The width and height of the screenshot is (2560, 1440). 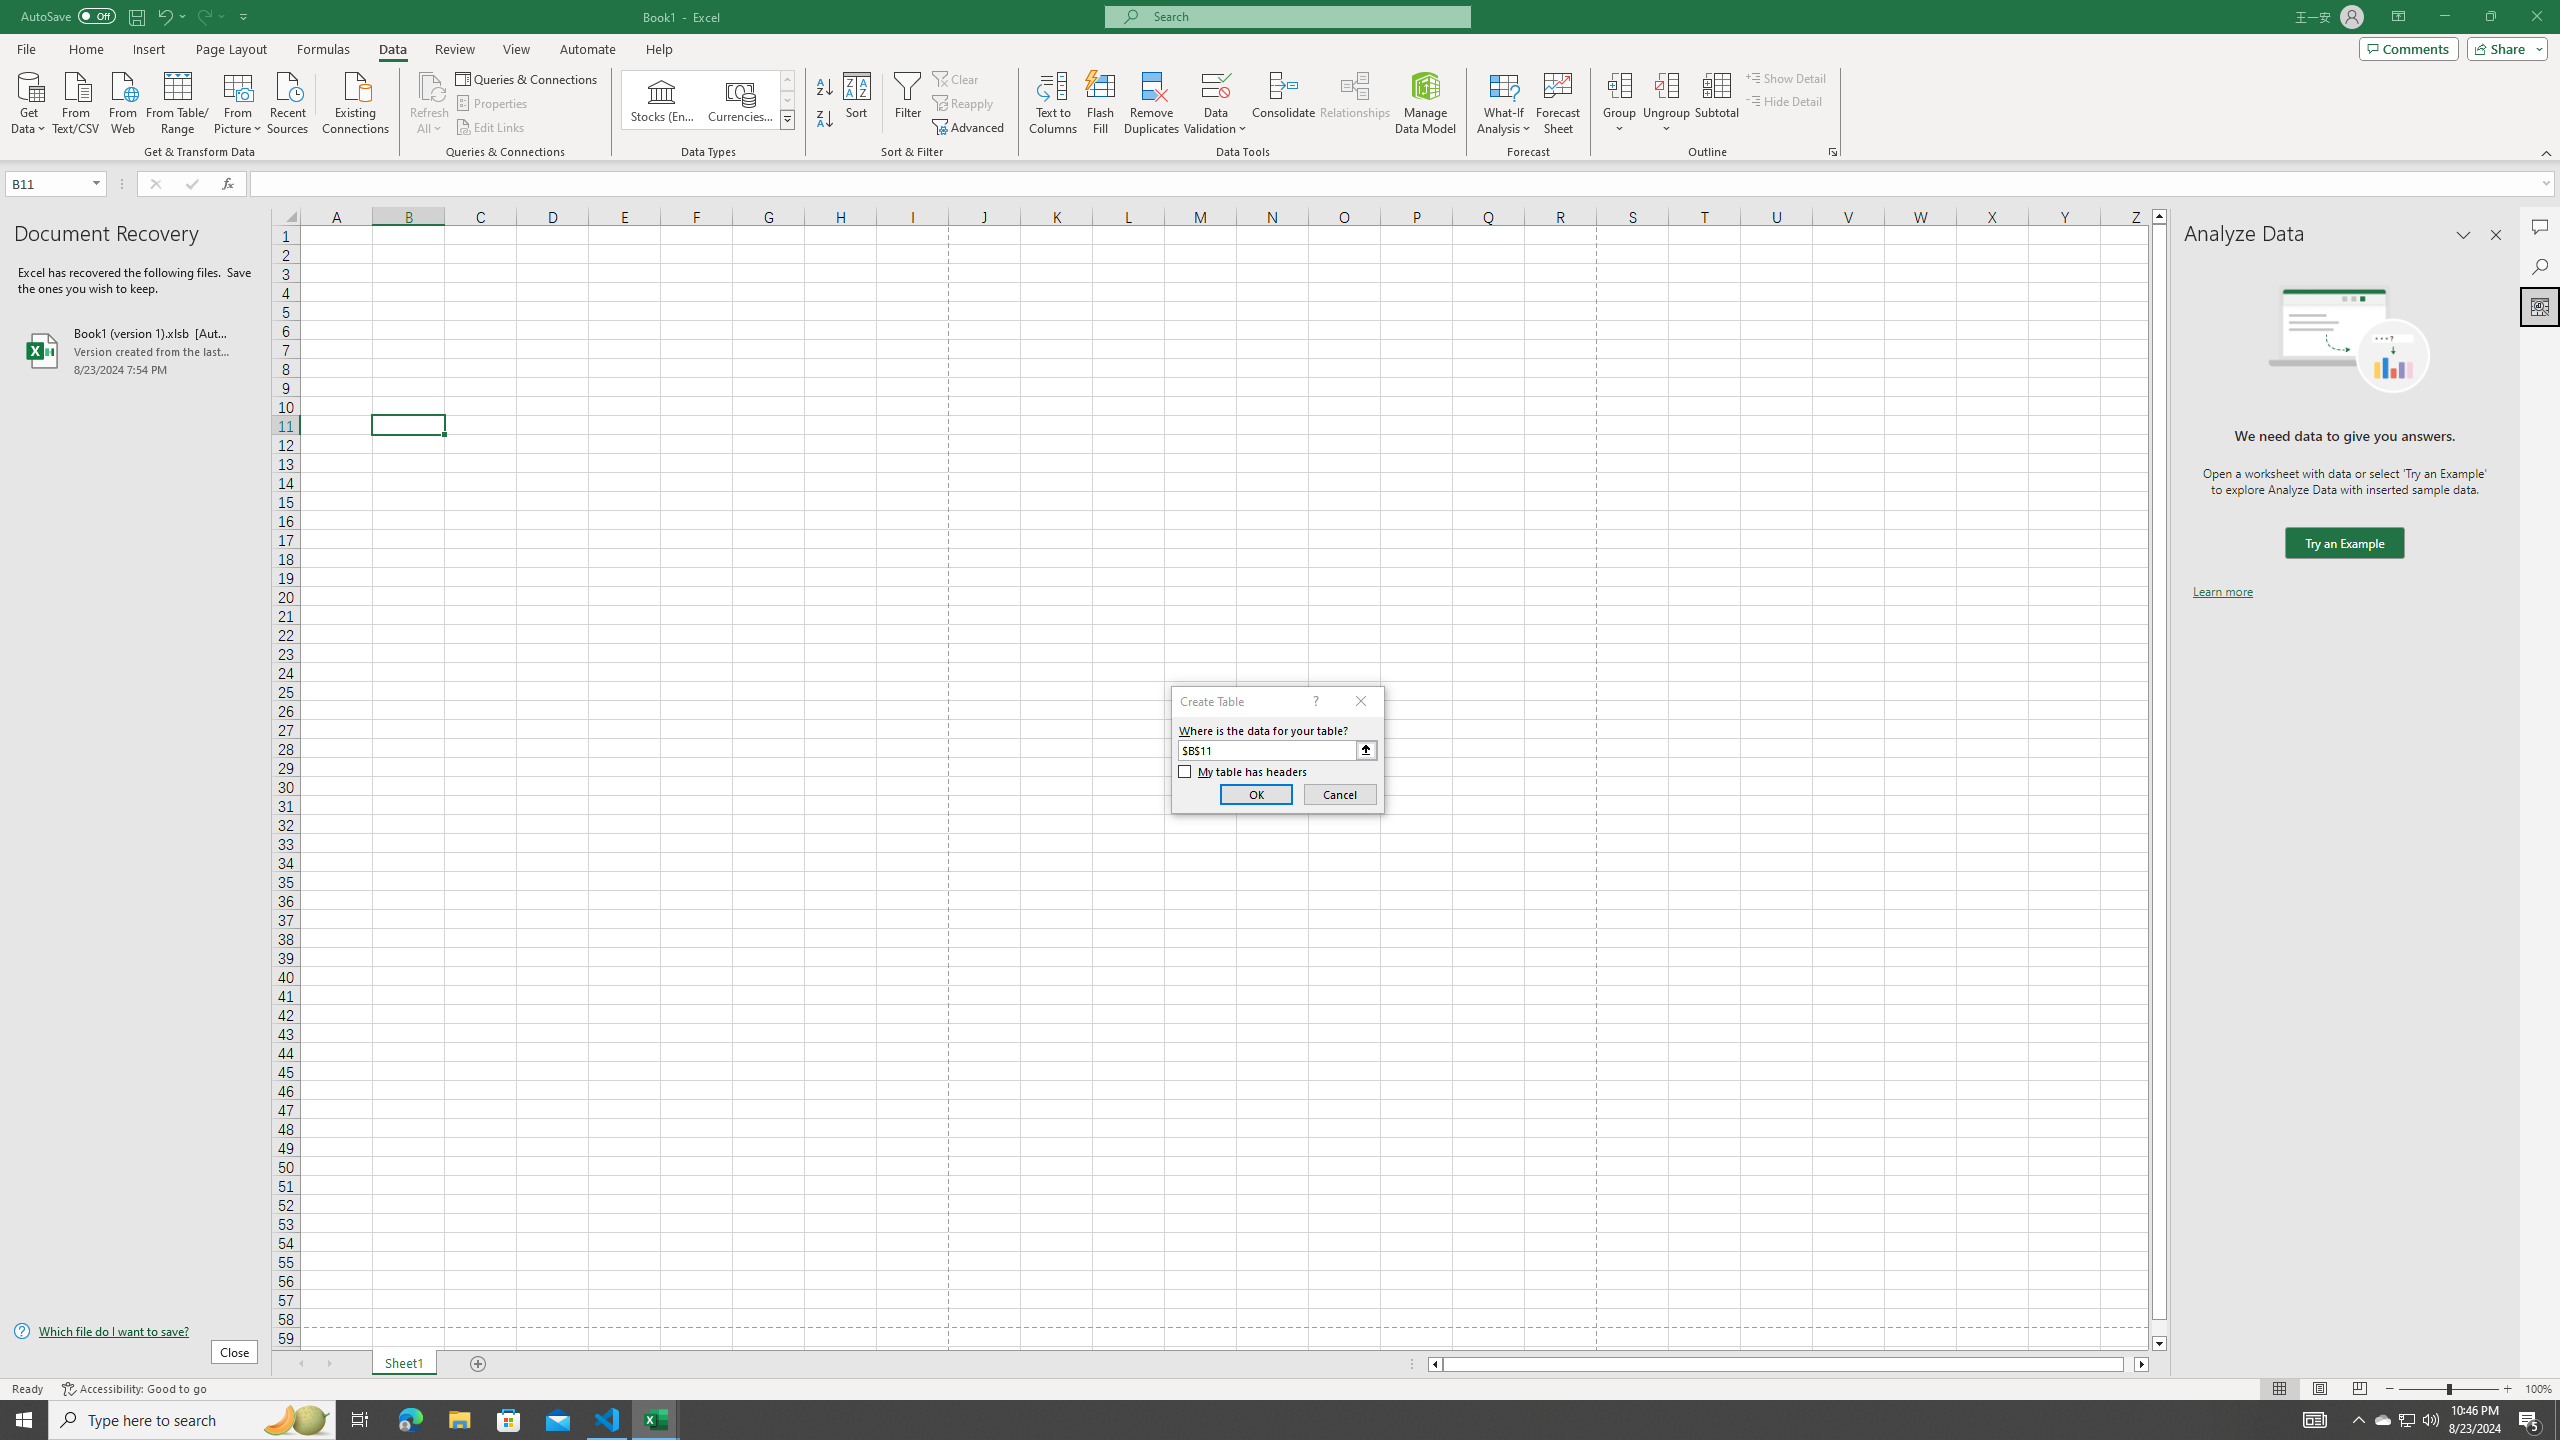 I want to click on 'Data Types', so click(x=787, y=118).